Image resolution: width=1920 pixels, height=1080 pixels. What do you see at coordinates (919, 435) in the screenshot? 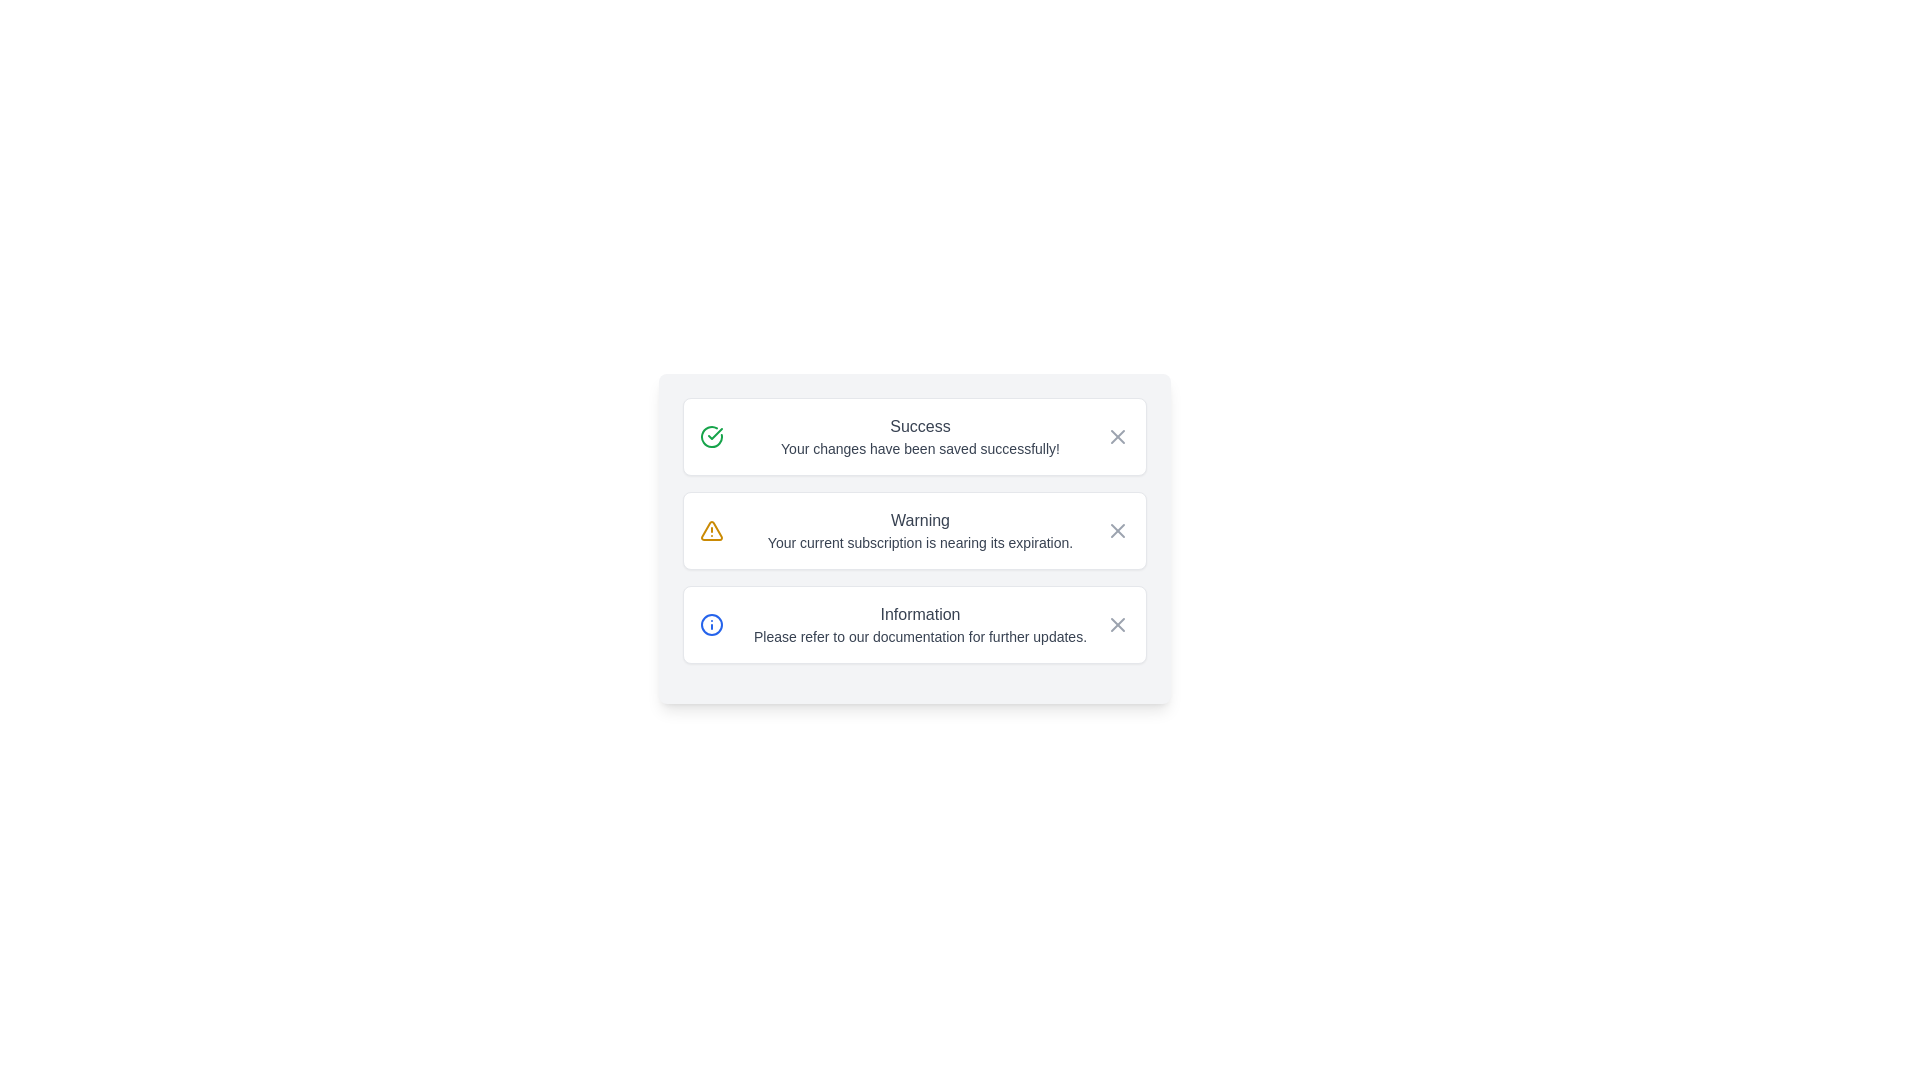
I see `the informational text block titled 'Success' that displays the message 'Your changes have been saved successfully!'` at bounding box center [919, 435].